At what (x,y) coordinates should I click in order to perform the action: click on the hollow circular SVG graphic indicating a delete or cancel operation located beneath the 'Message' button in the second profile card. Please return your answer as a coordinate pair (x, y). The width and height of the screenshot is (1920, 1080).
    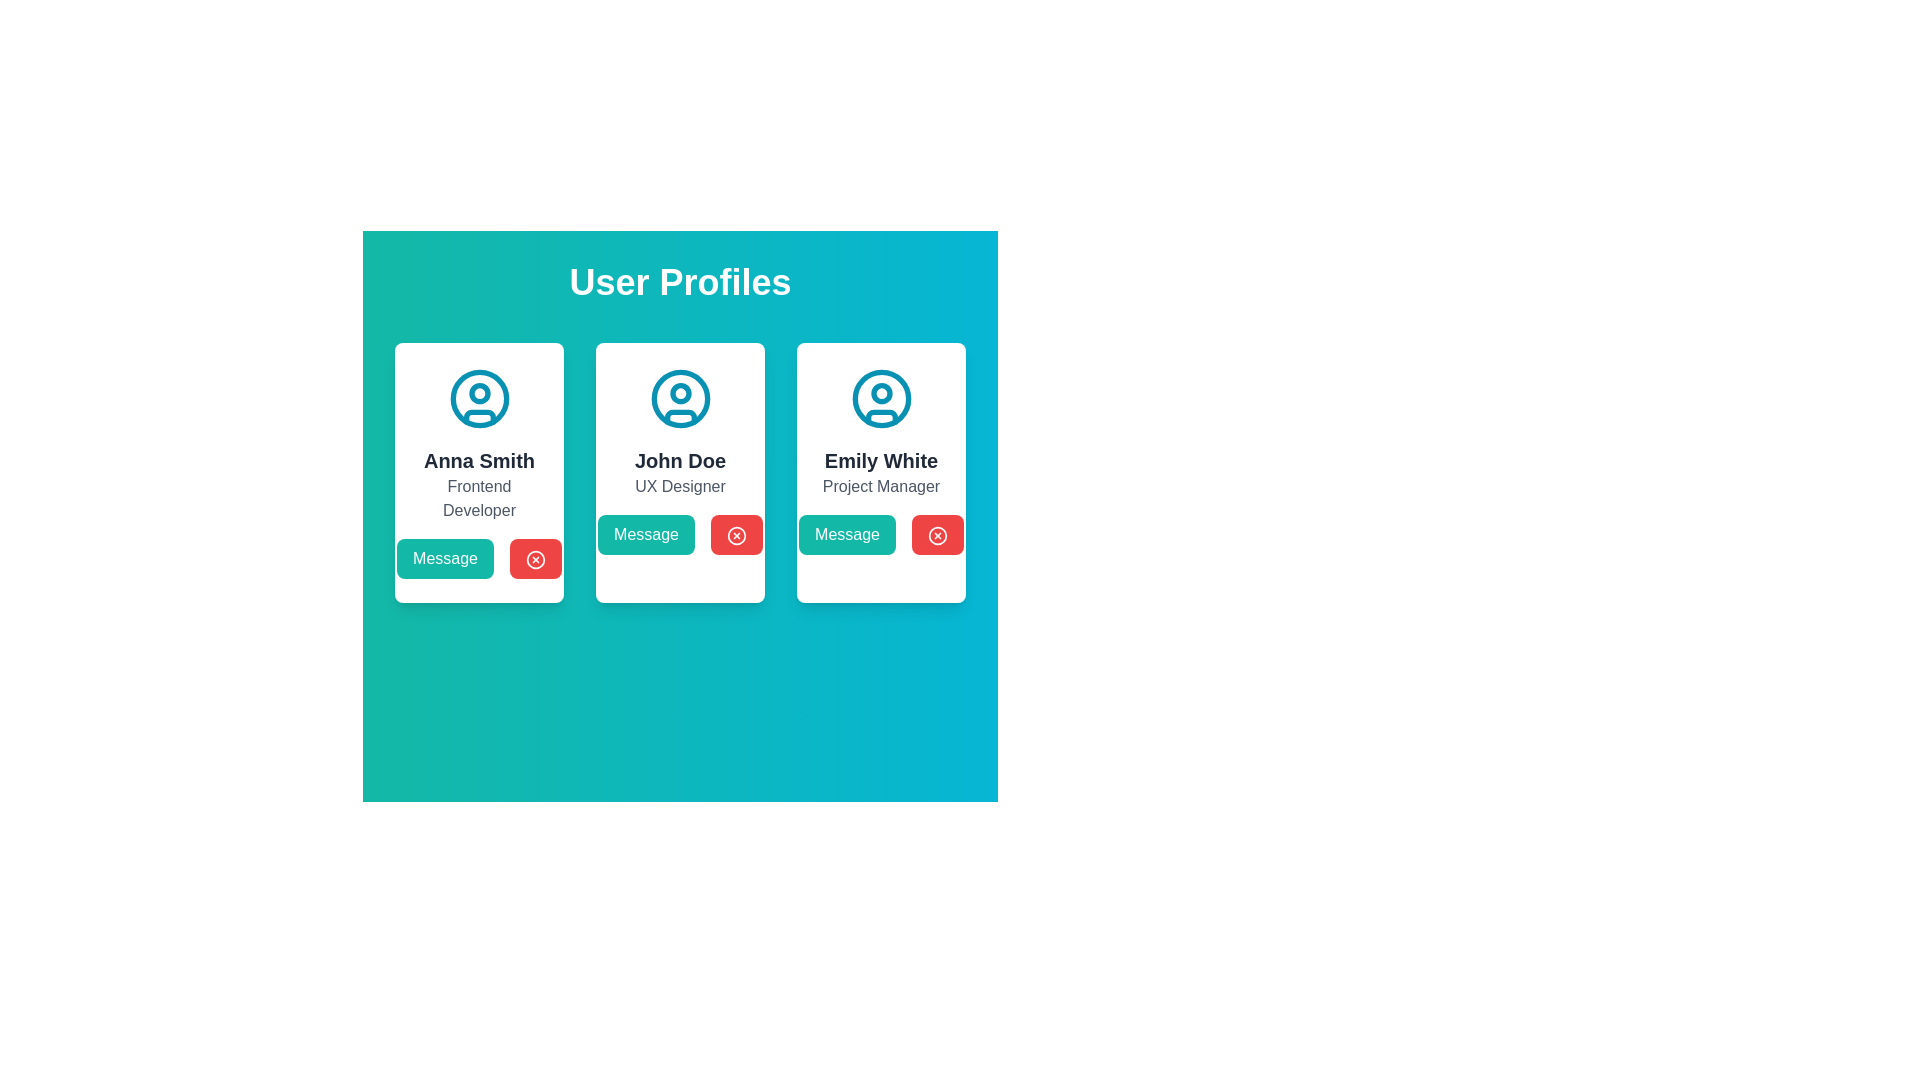
    Looking at the image, I should click on (536, 559).